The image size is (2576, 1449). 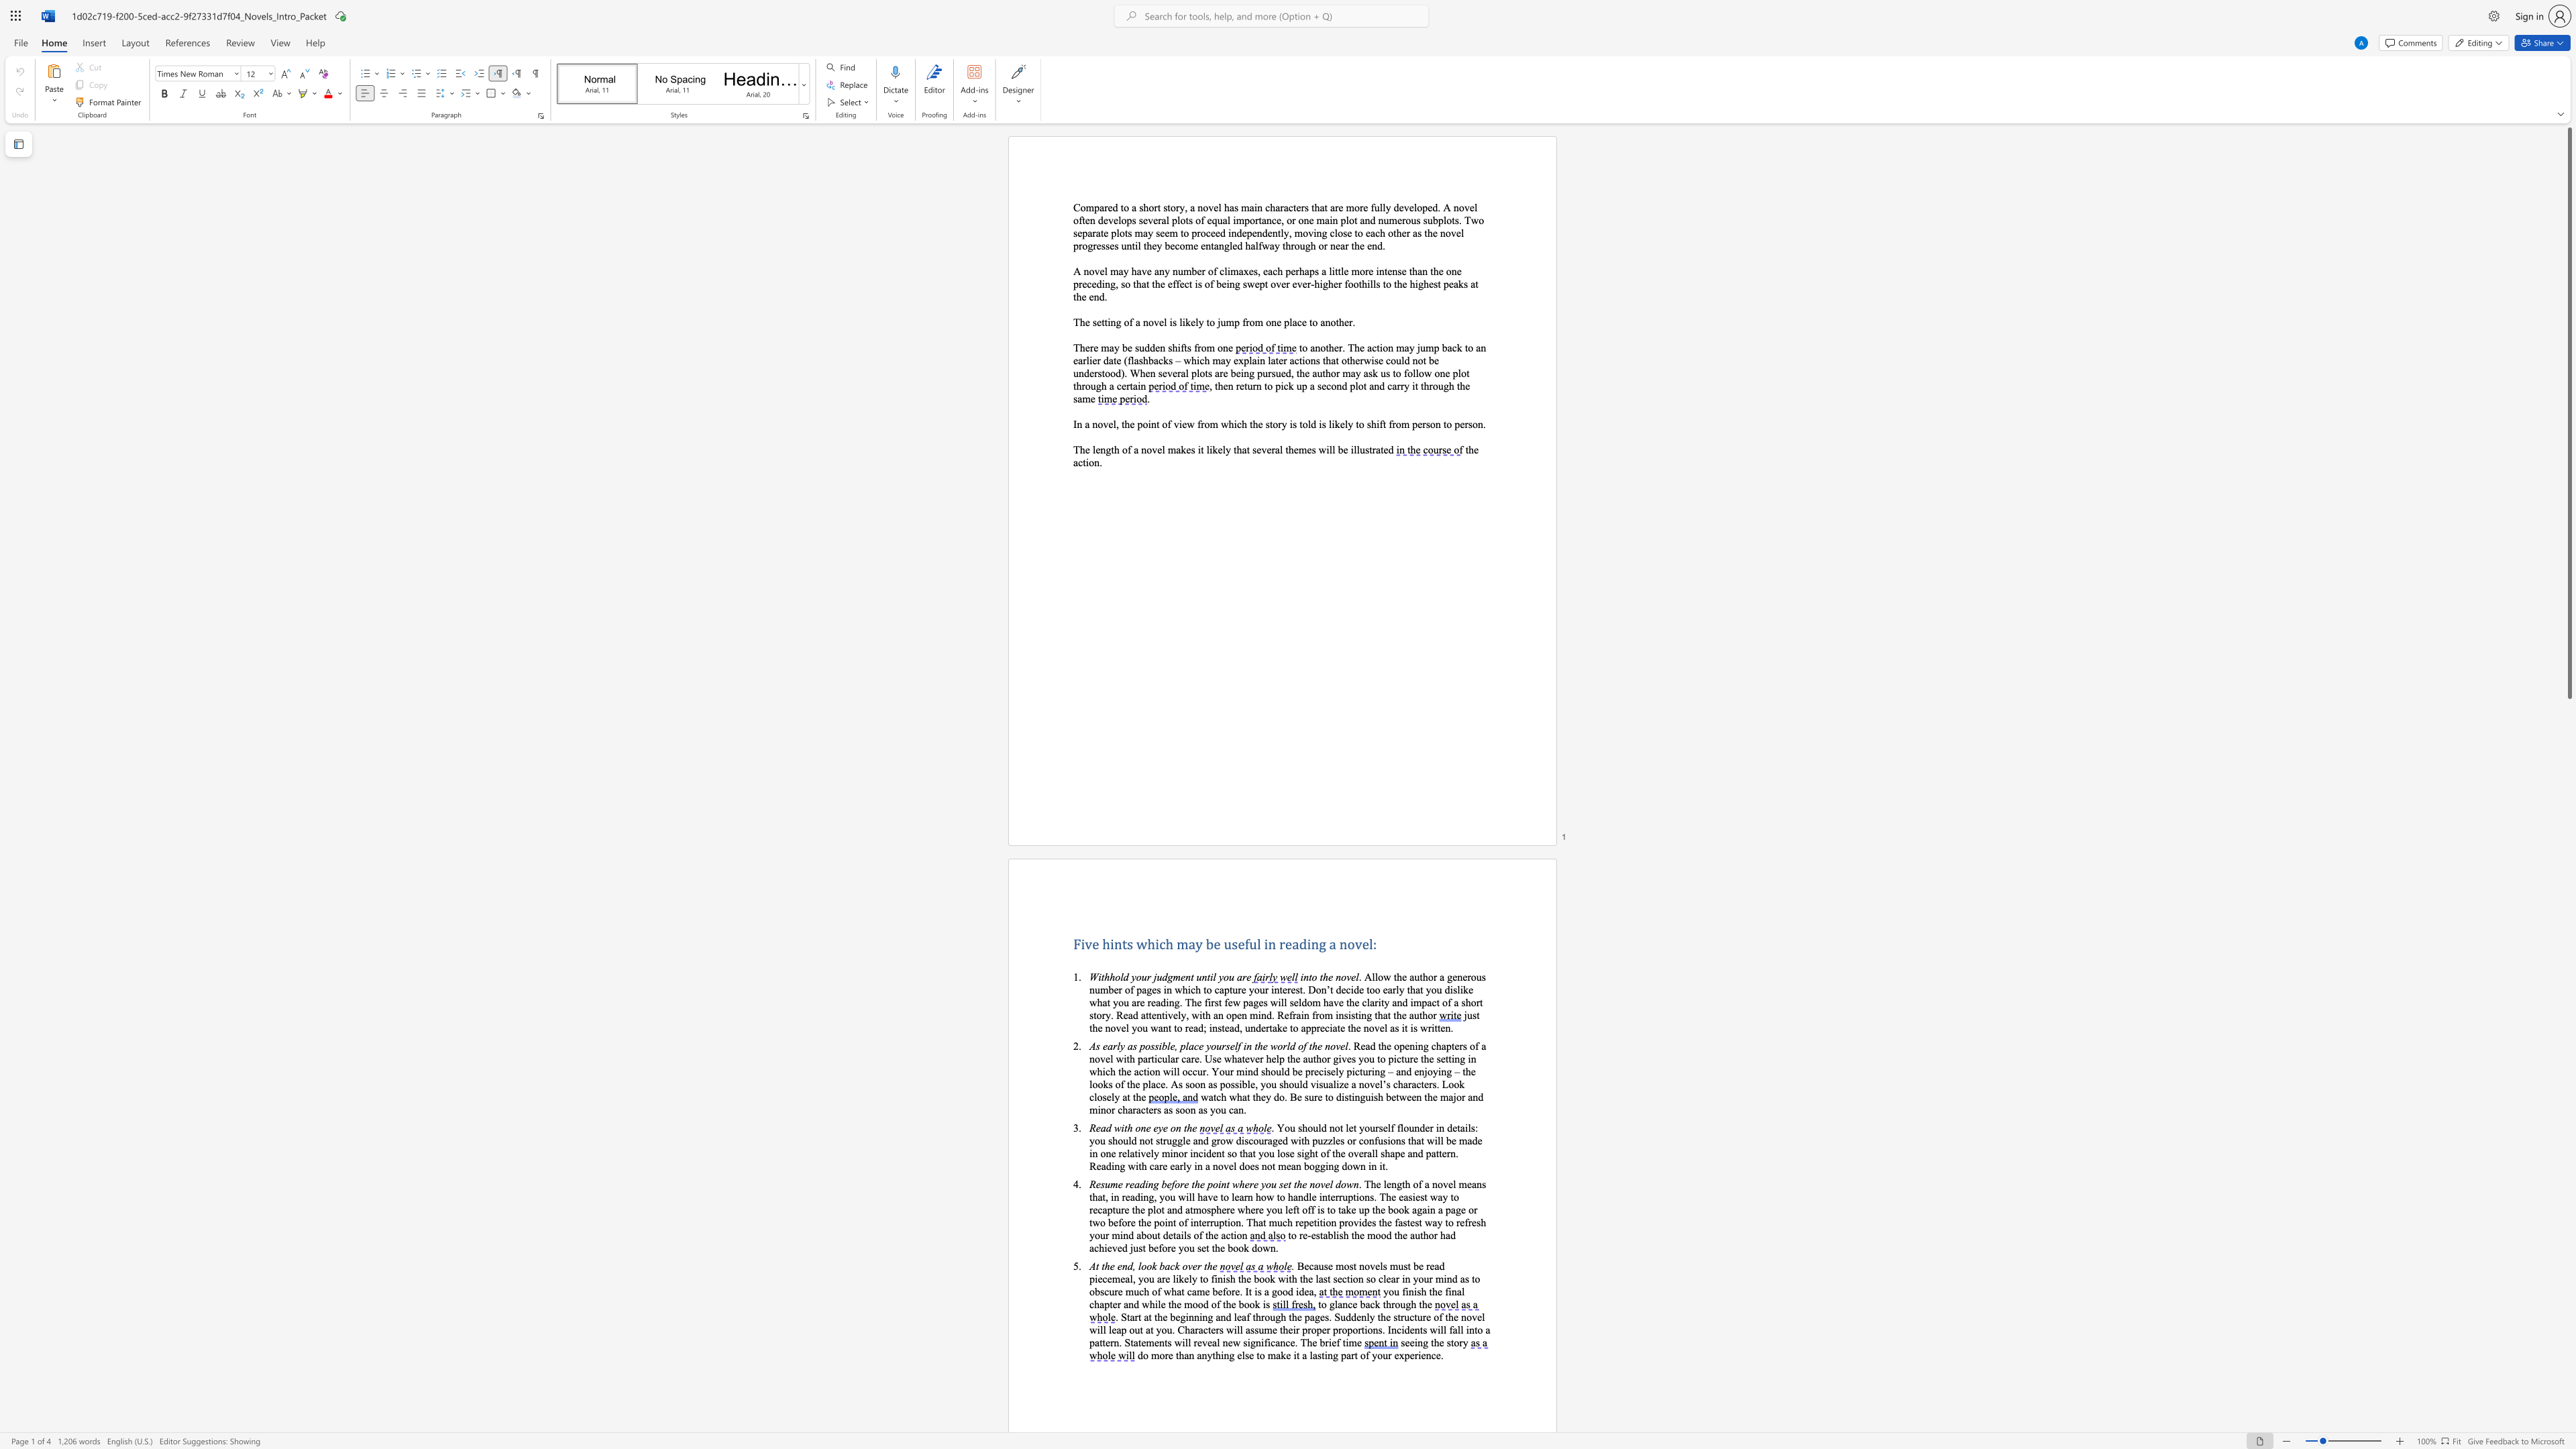 I want to click on the 6th character "l" in the text, so click(x=1345, y=1044).